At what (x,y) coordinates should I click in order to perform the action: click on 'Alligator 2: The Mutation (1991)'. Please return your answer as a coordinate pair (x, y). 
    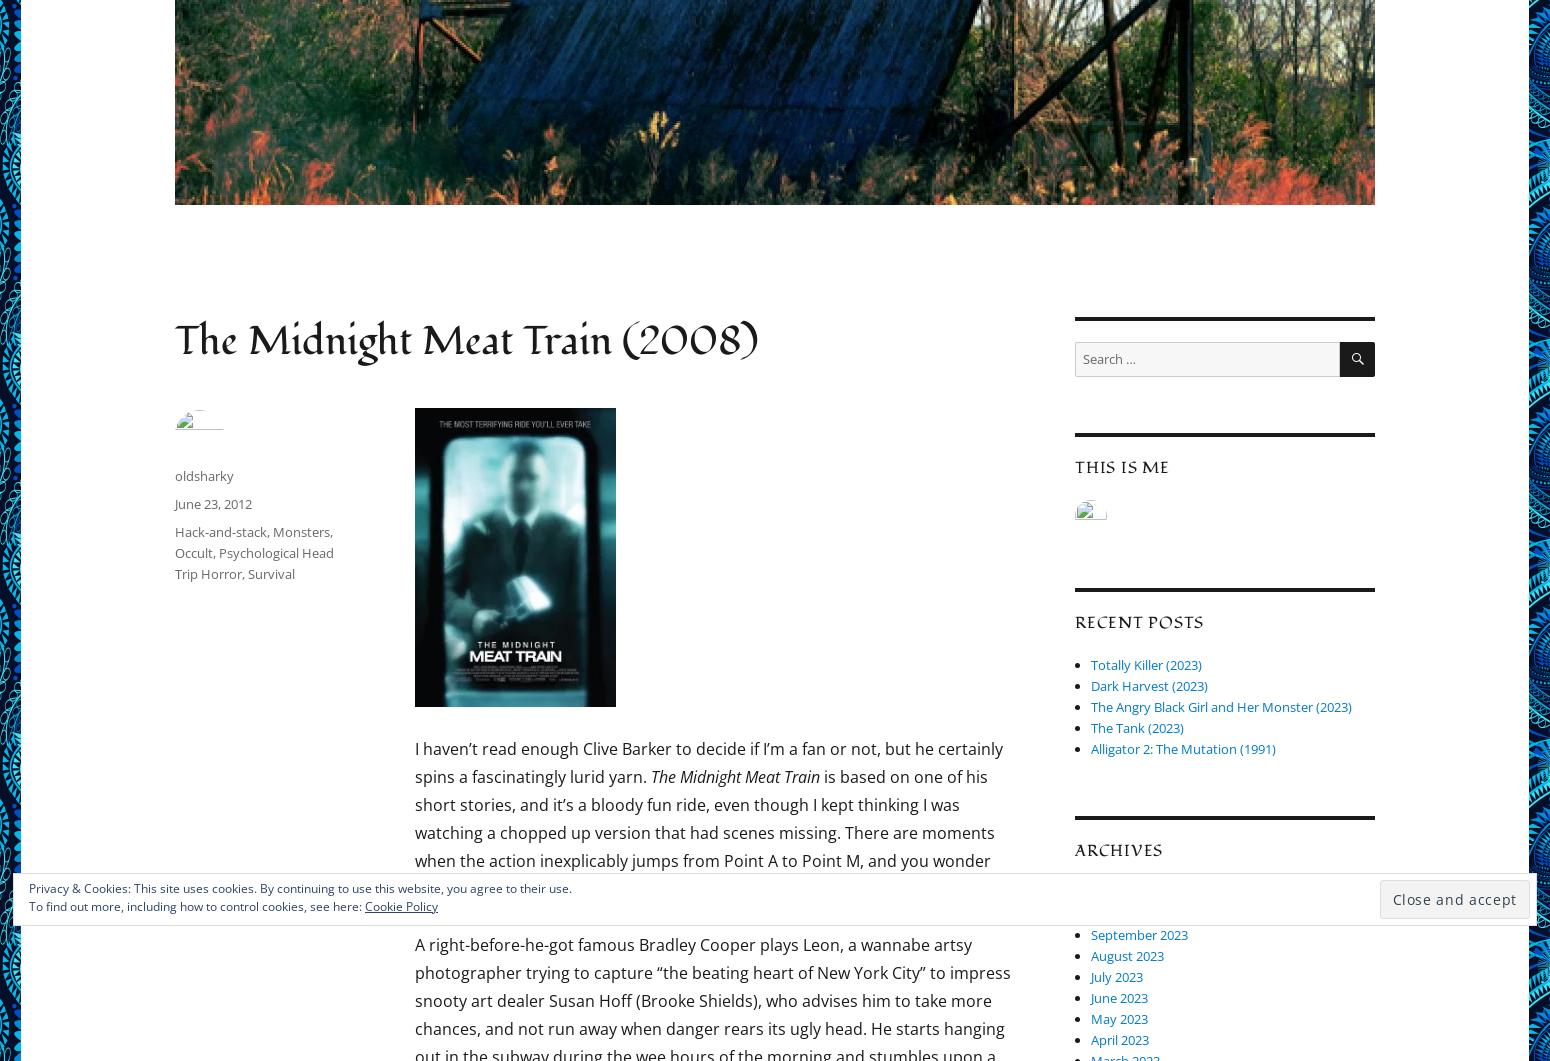
    Looking at the image, I should click on (1183, 748).